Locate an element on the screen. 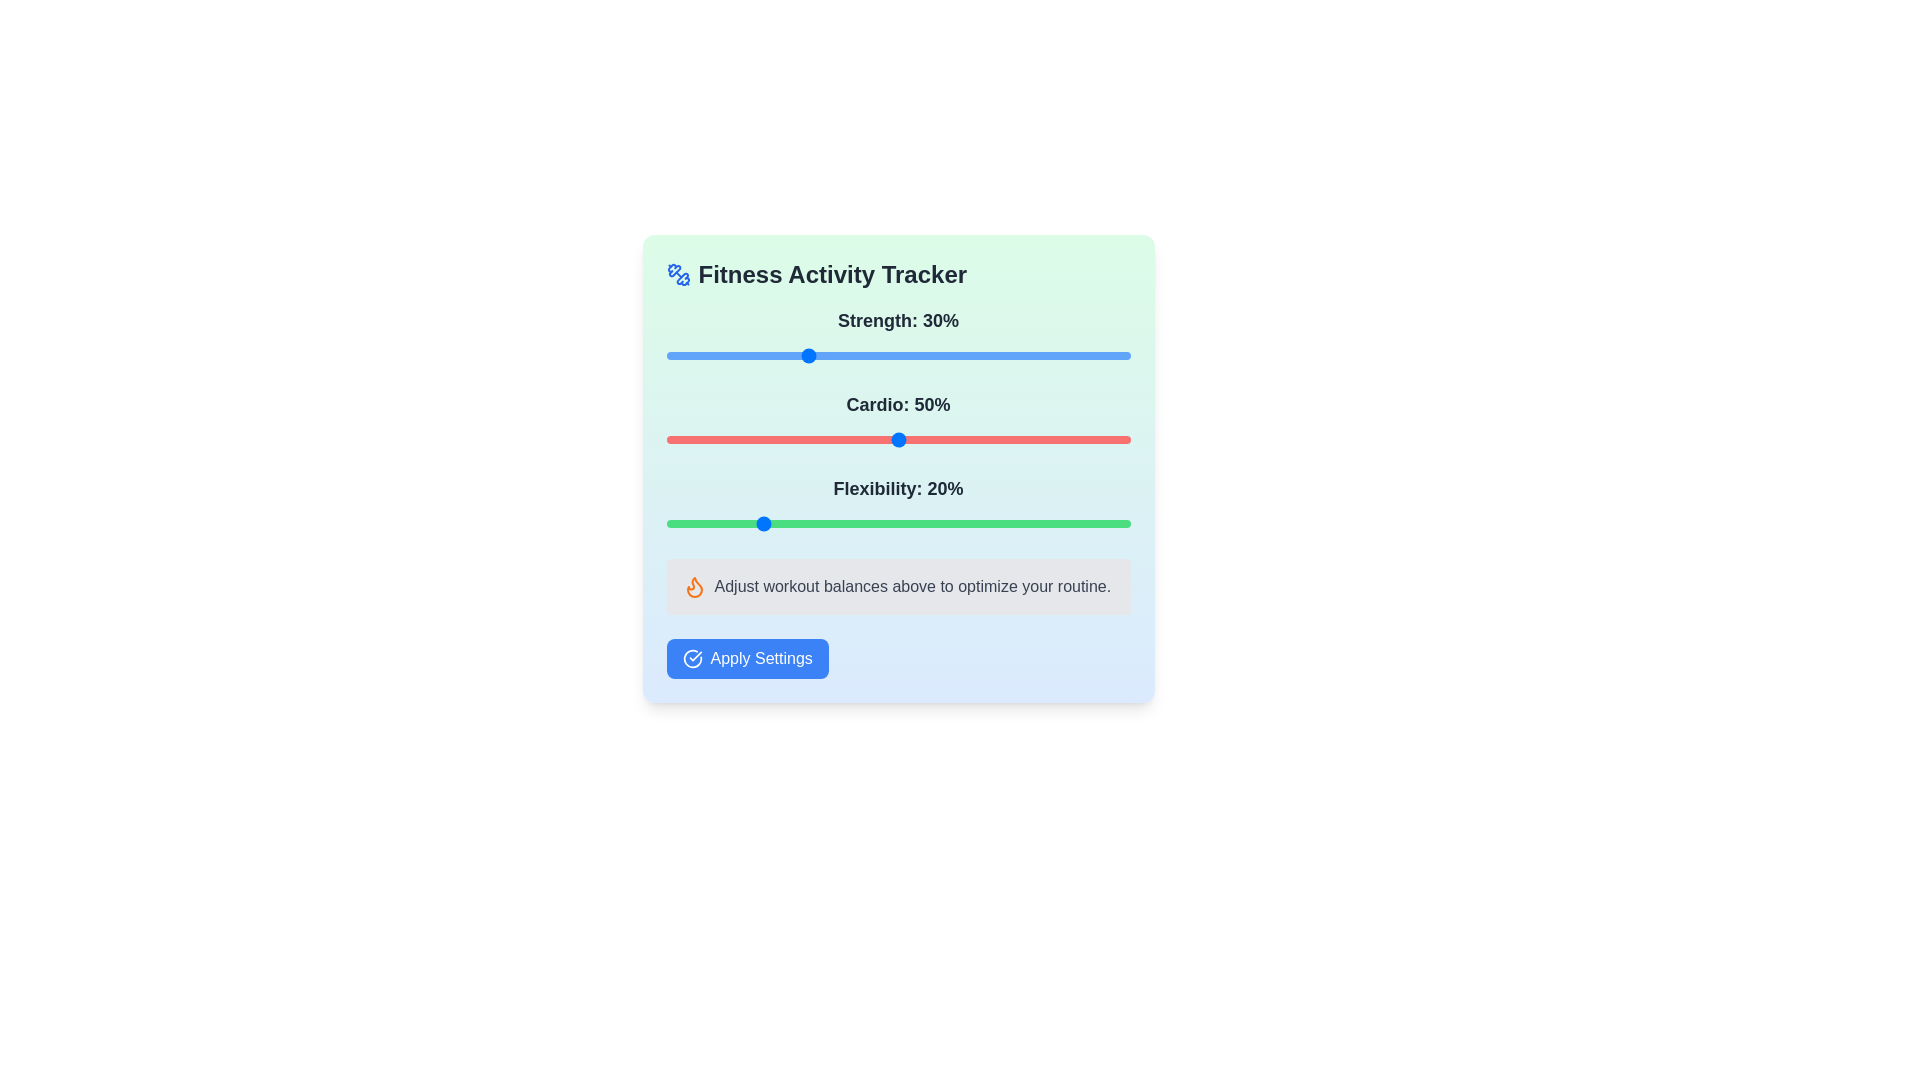 This screenshot has width=1920, height=1080. the slider value is located at coordinates (767, 354).